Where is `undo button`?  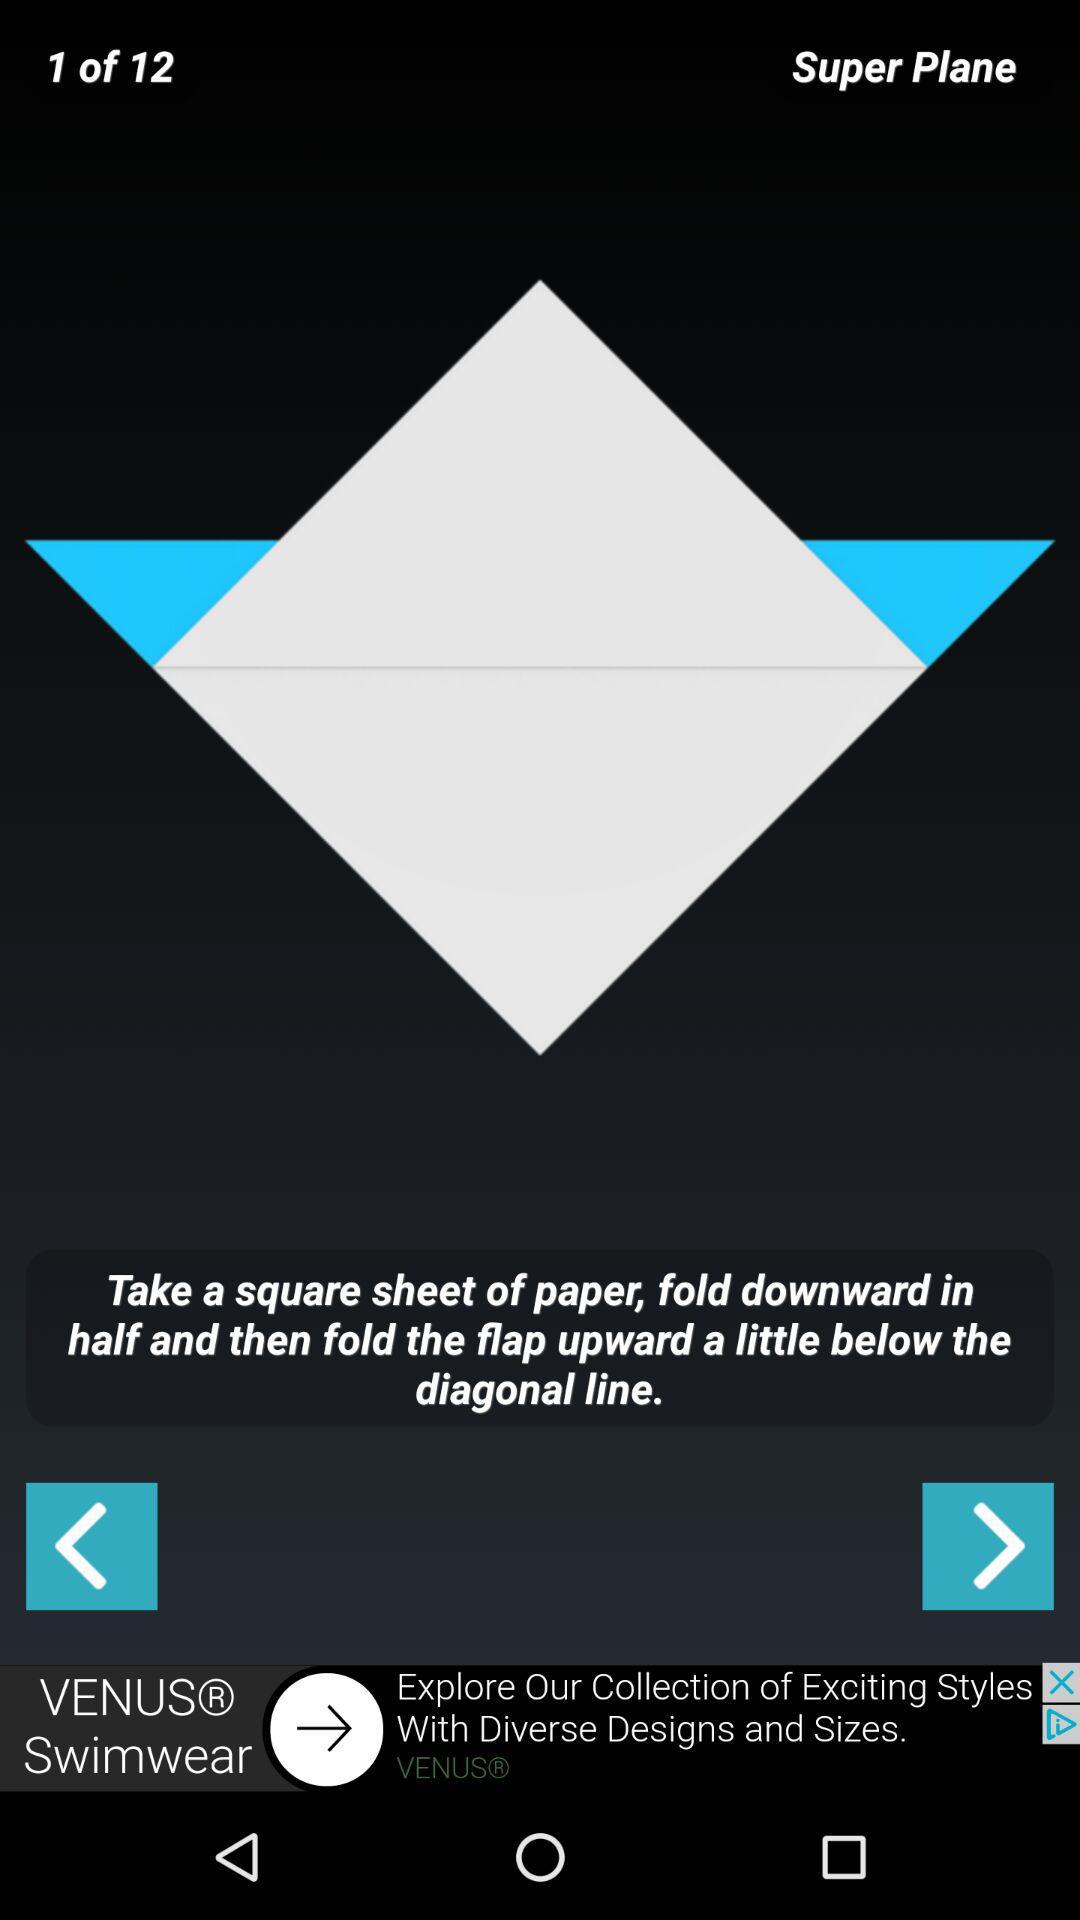
undo button is located at coordinates (91, 1545).